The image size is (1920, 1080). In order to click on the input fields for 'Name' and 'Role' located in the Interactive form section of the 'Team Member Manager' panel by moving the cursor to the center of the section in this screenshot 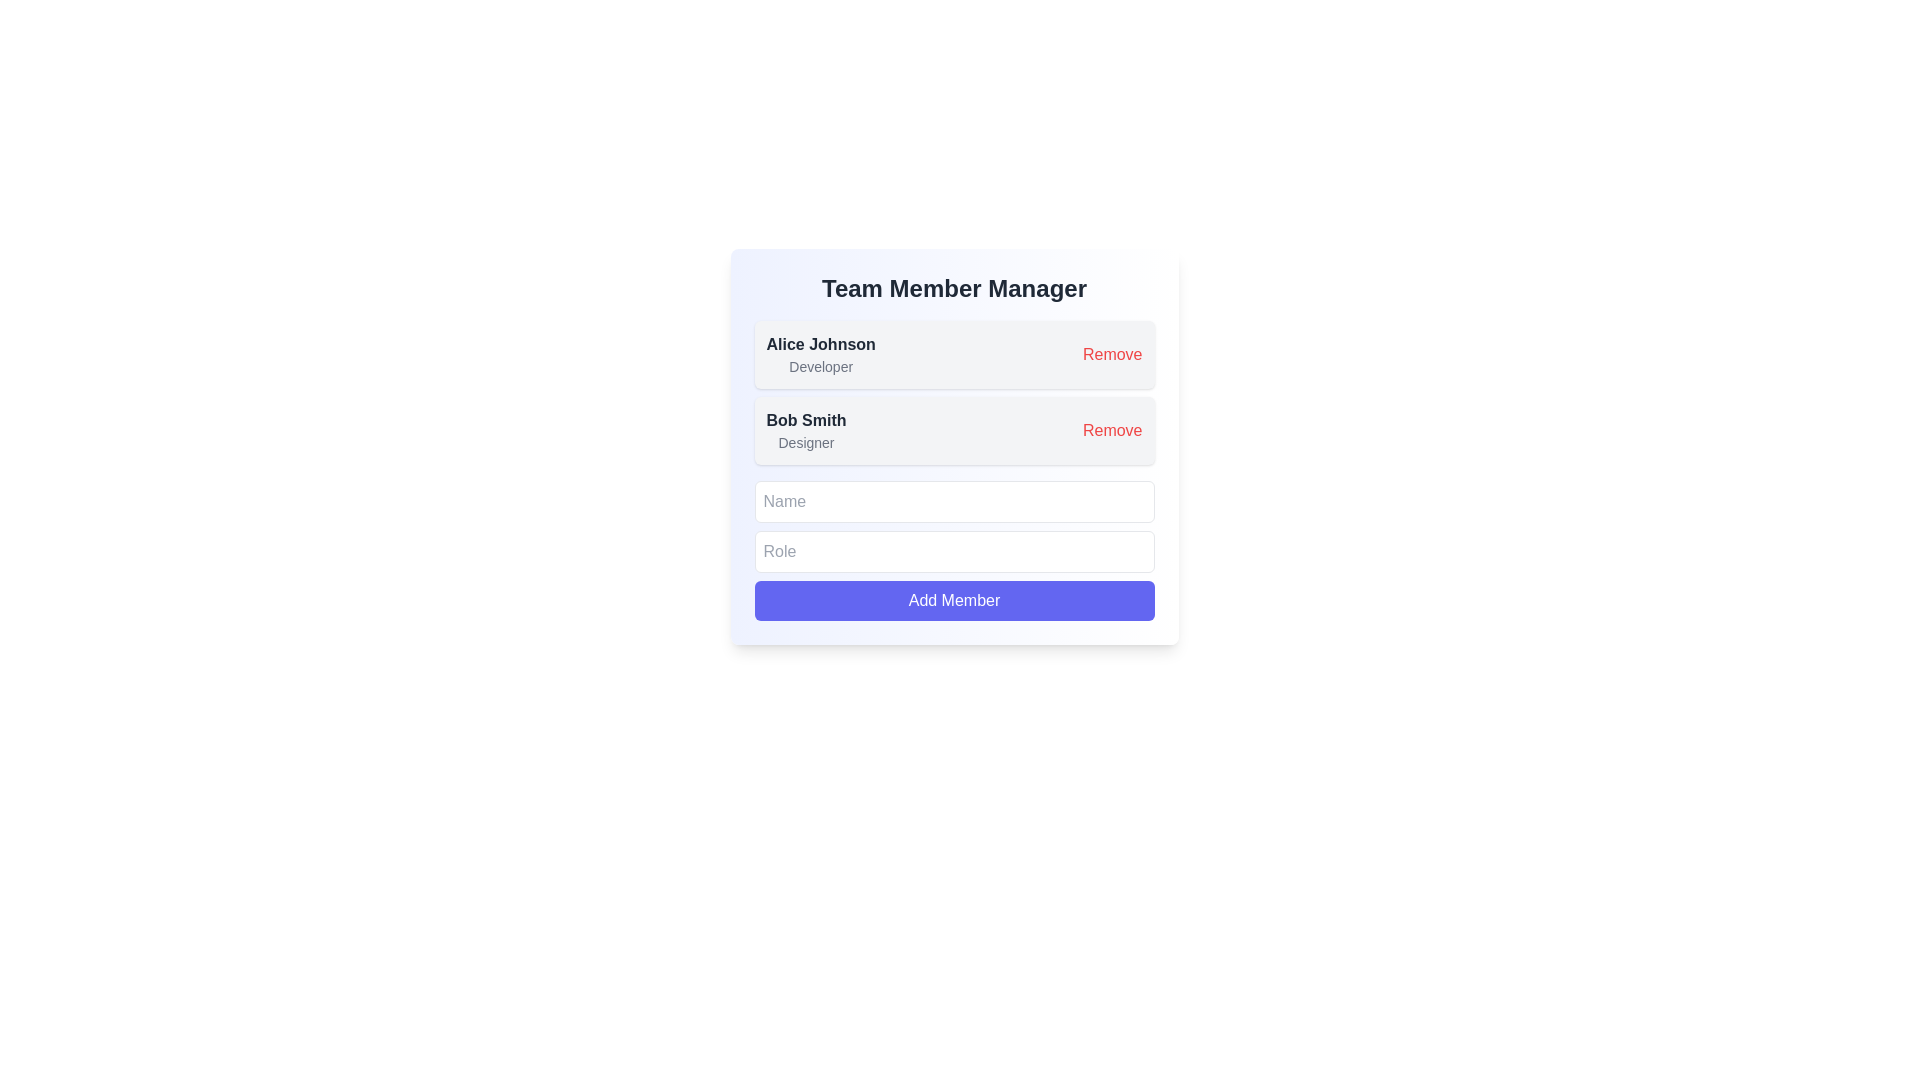, I will do `click(953, 551)`.